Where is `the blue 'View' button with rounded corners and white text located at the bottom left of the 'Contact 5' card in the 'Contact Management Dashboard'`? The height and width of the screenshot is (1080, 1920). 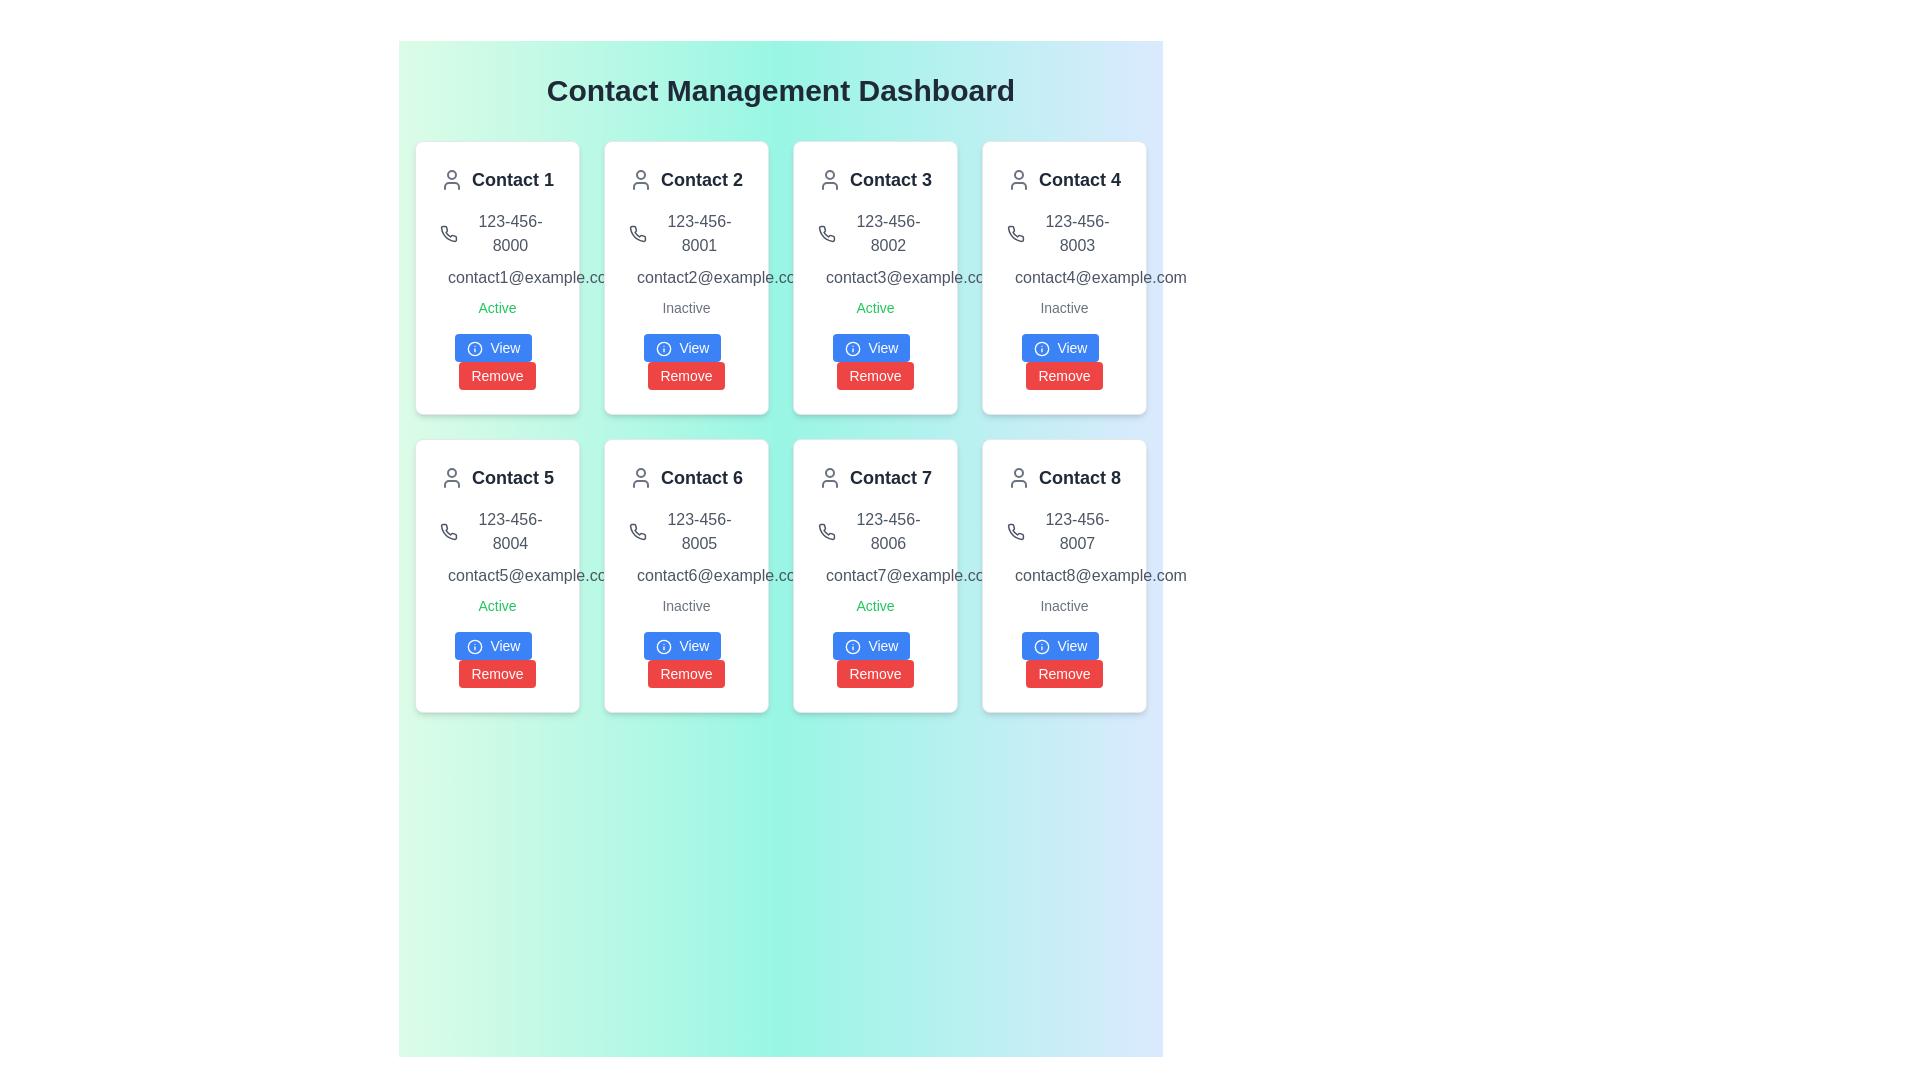 the blue 'View' button with rounded corners and white text located at the bottom left of the 'Contact 5' card in the 'Contact Management Dashboard' is located at coordinates (493, 645).